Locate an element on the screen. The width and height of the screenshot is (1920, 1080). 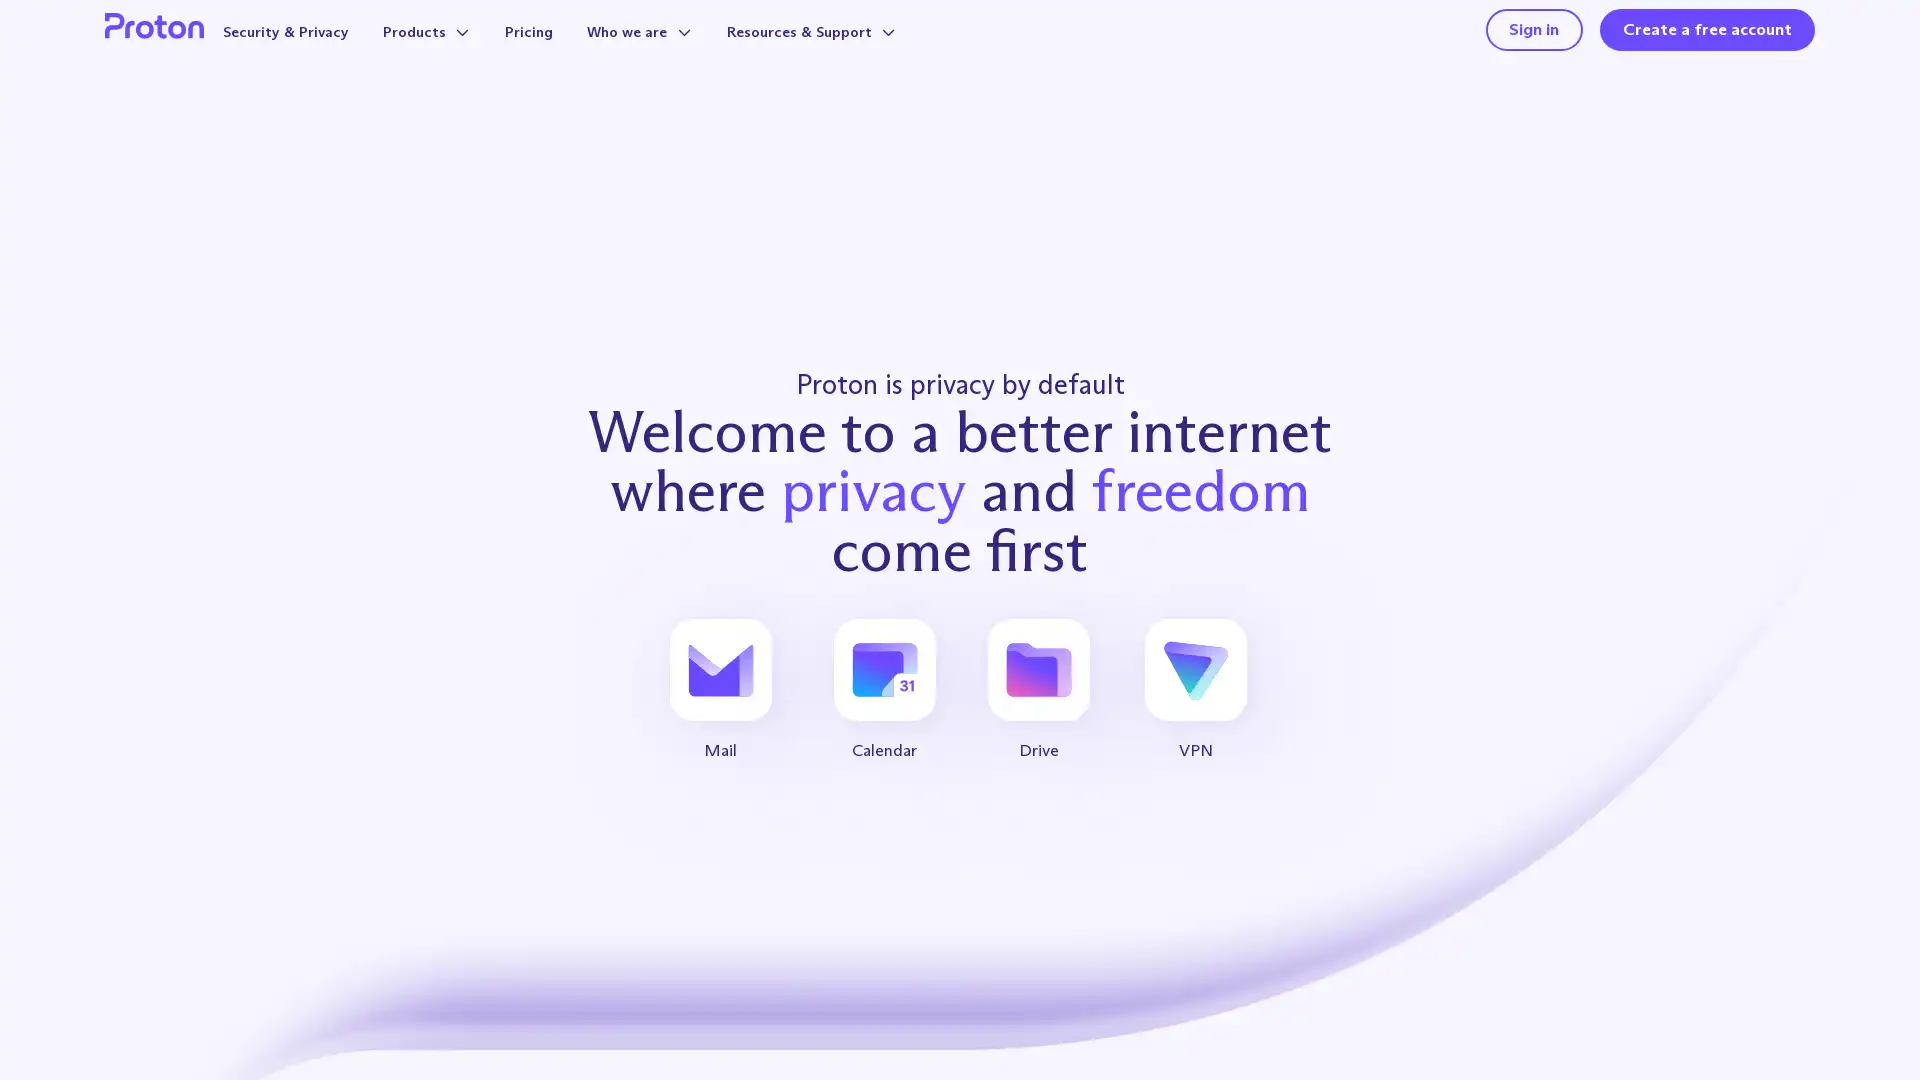
Who we are is located at coordinates (679, 51).